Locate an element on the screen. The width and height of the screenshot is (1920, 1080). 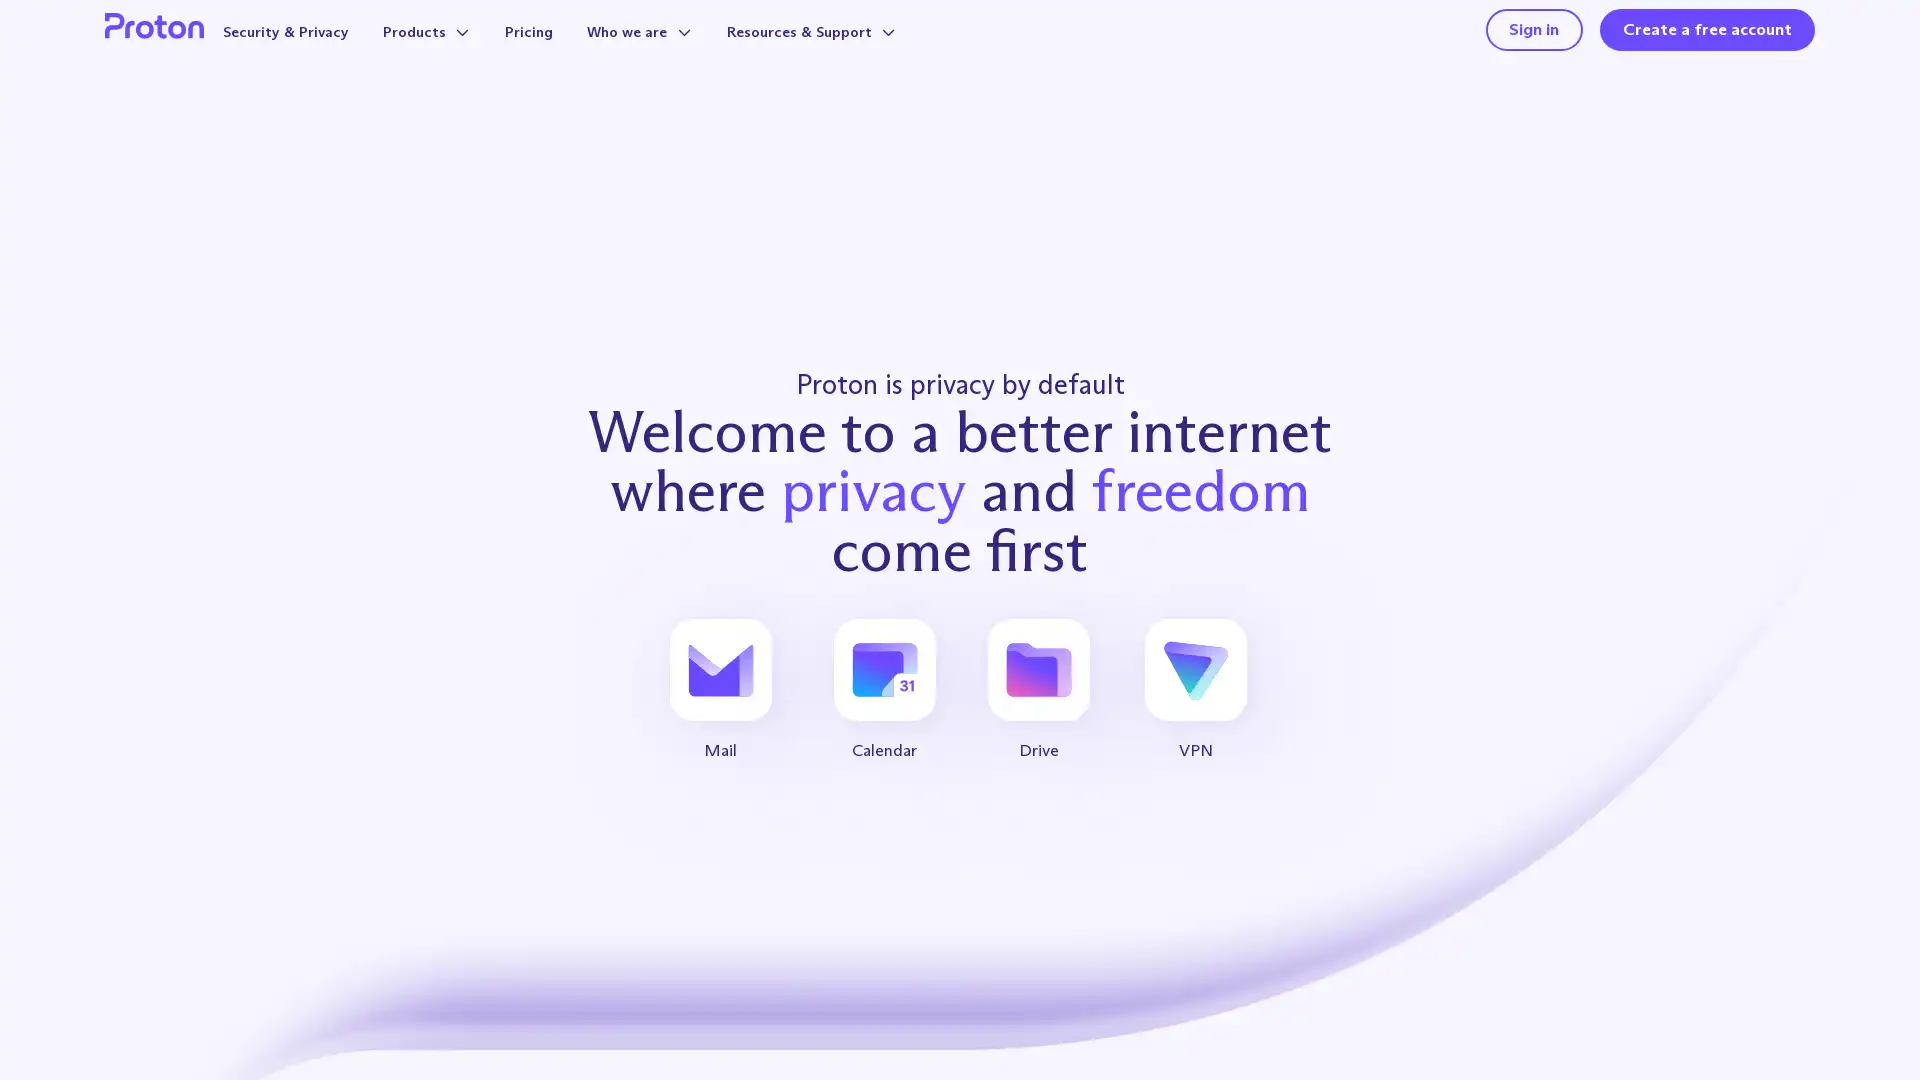
Who we are is located at coordinates (679, 51).